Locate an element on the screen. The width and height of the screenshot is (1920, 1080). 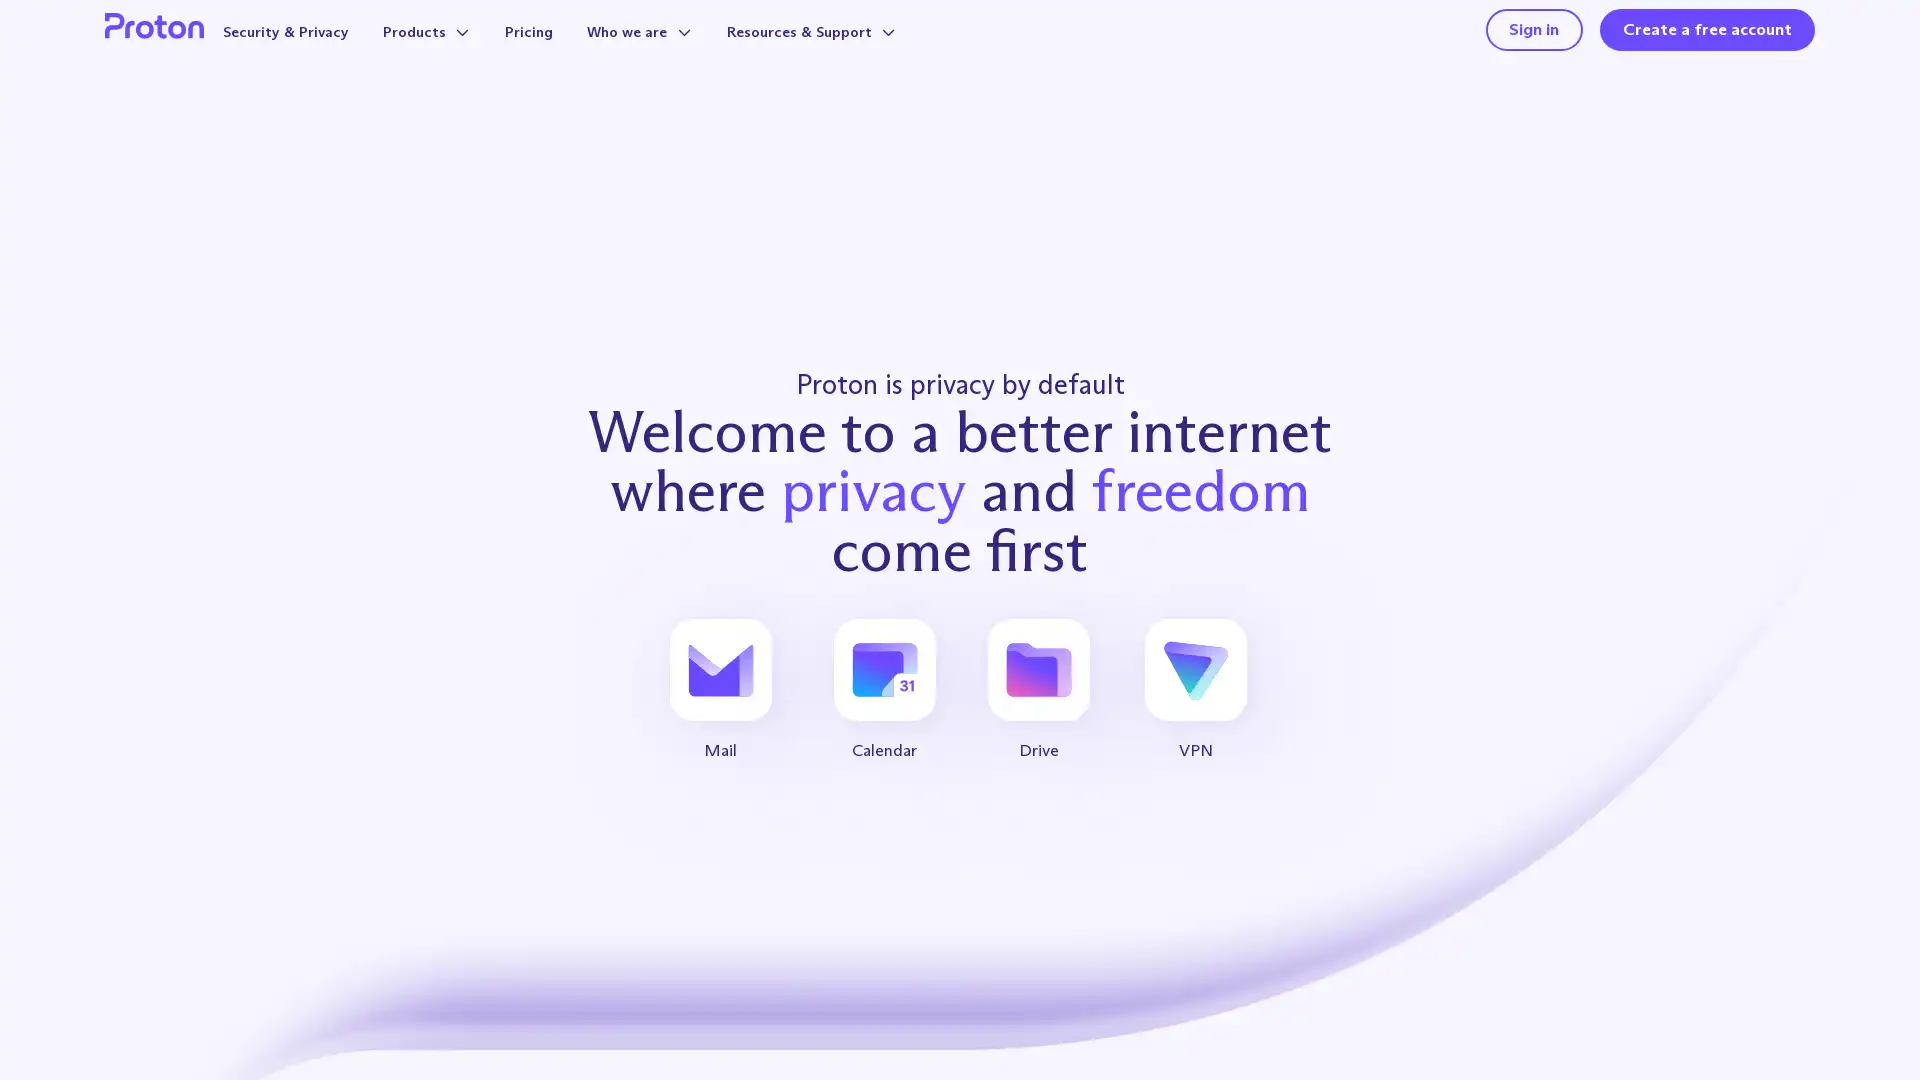
Who we are is located at coordinates (679, 51).